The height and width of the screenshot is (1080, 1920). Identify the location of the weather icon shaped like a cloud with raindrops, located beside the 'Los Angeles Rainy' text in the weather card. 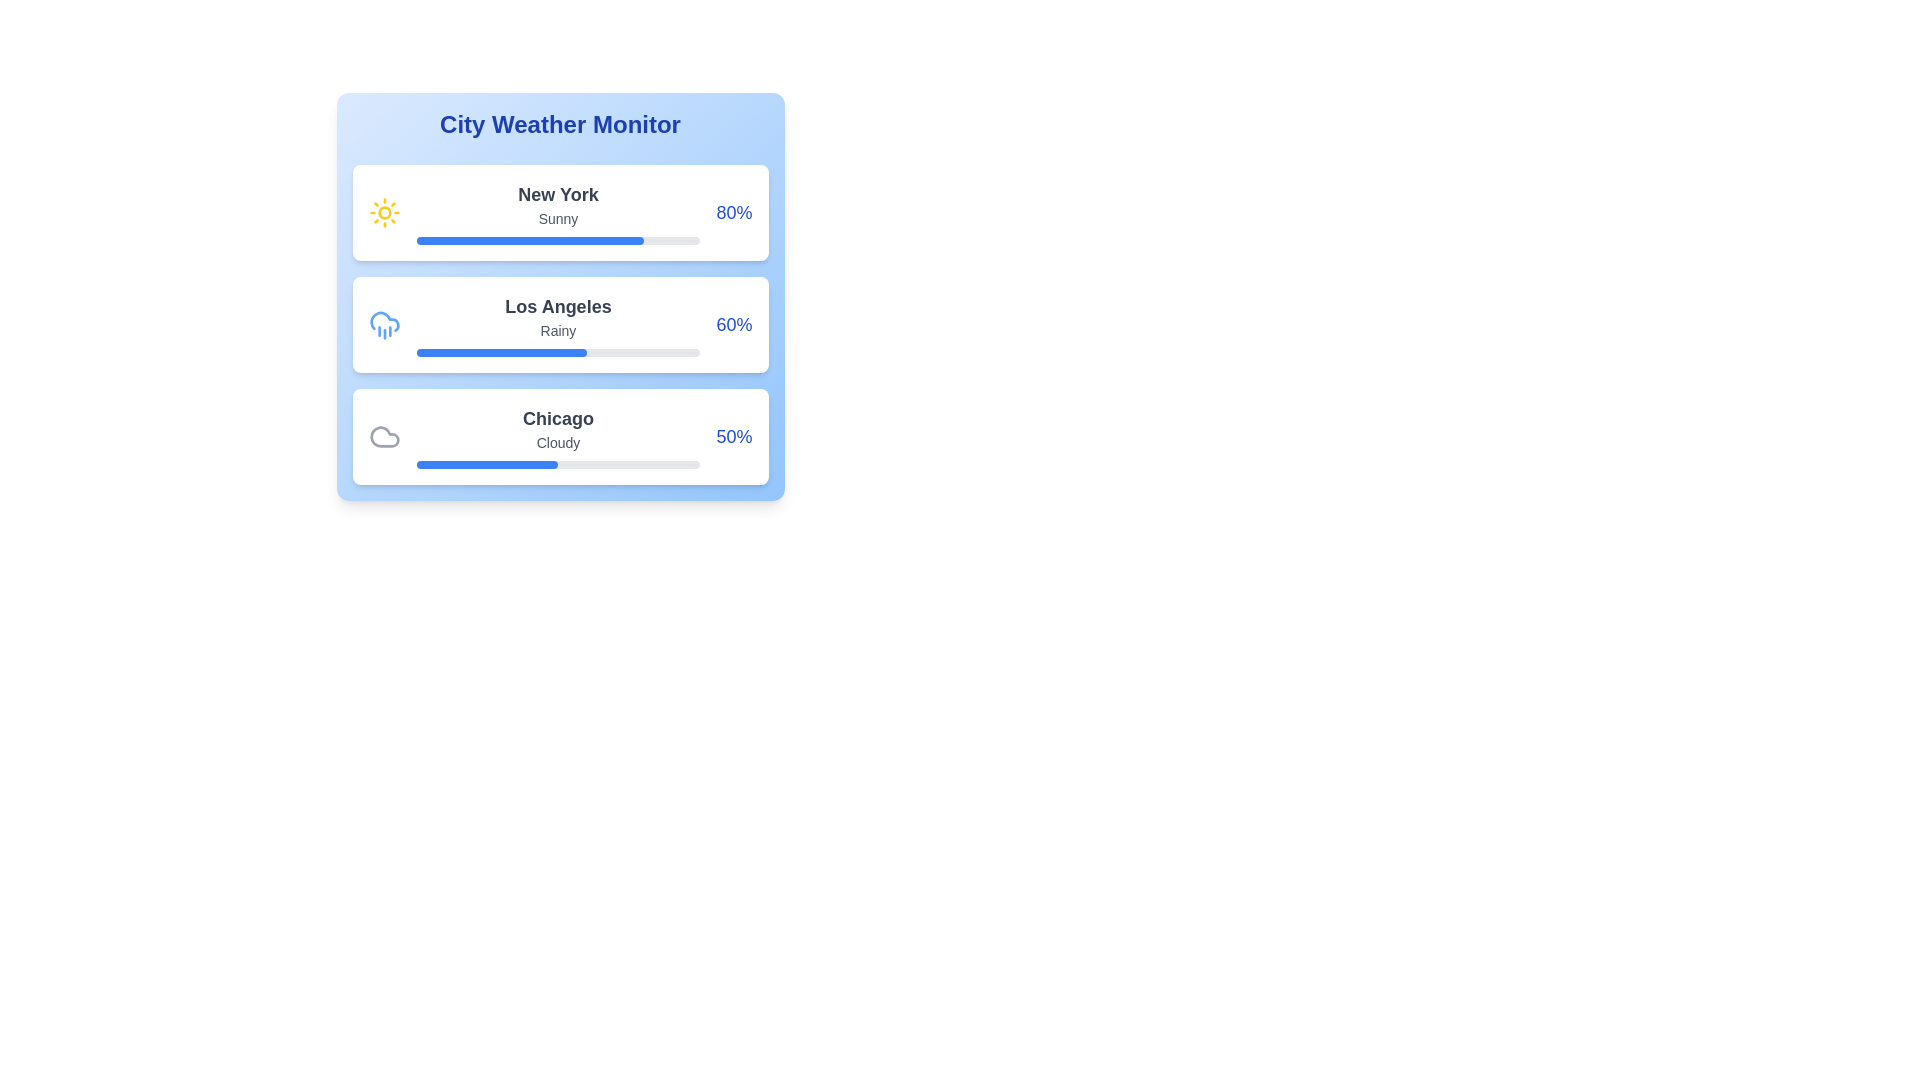
(384, 323).